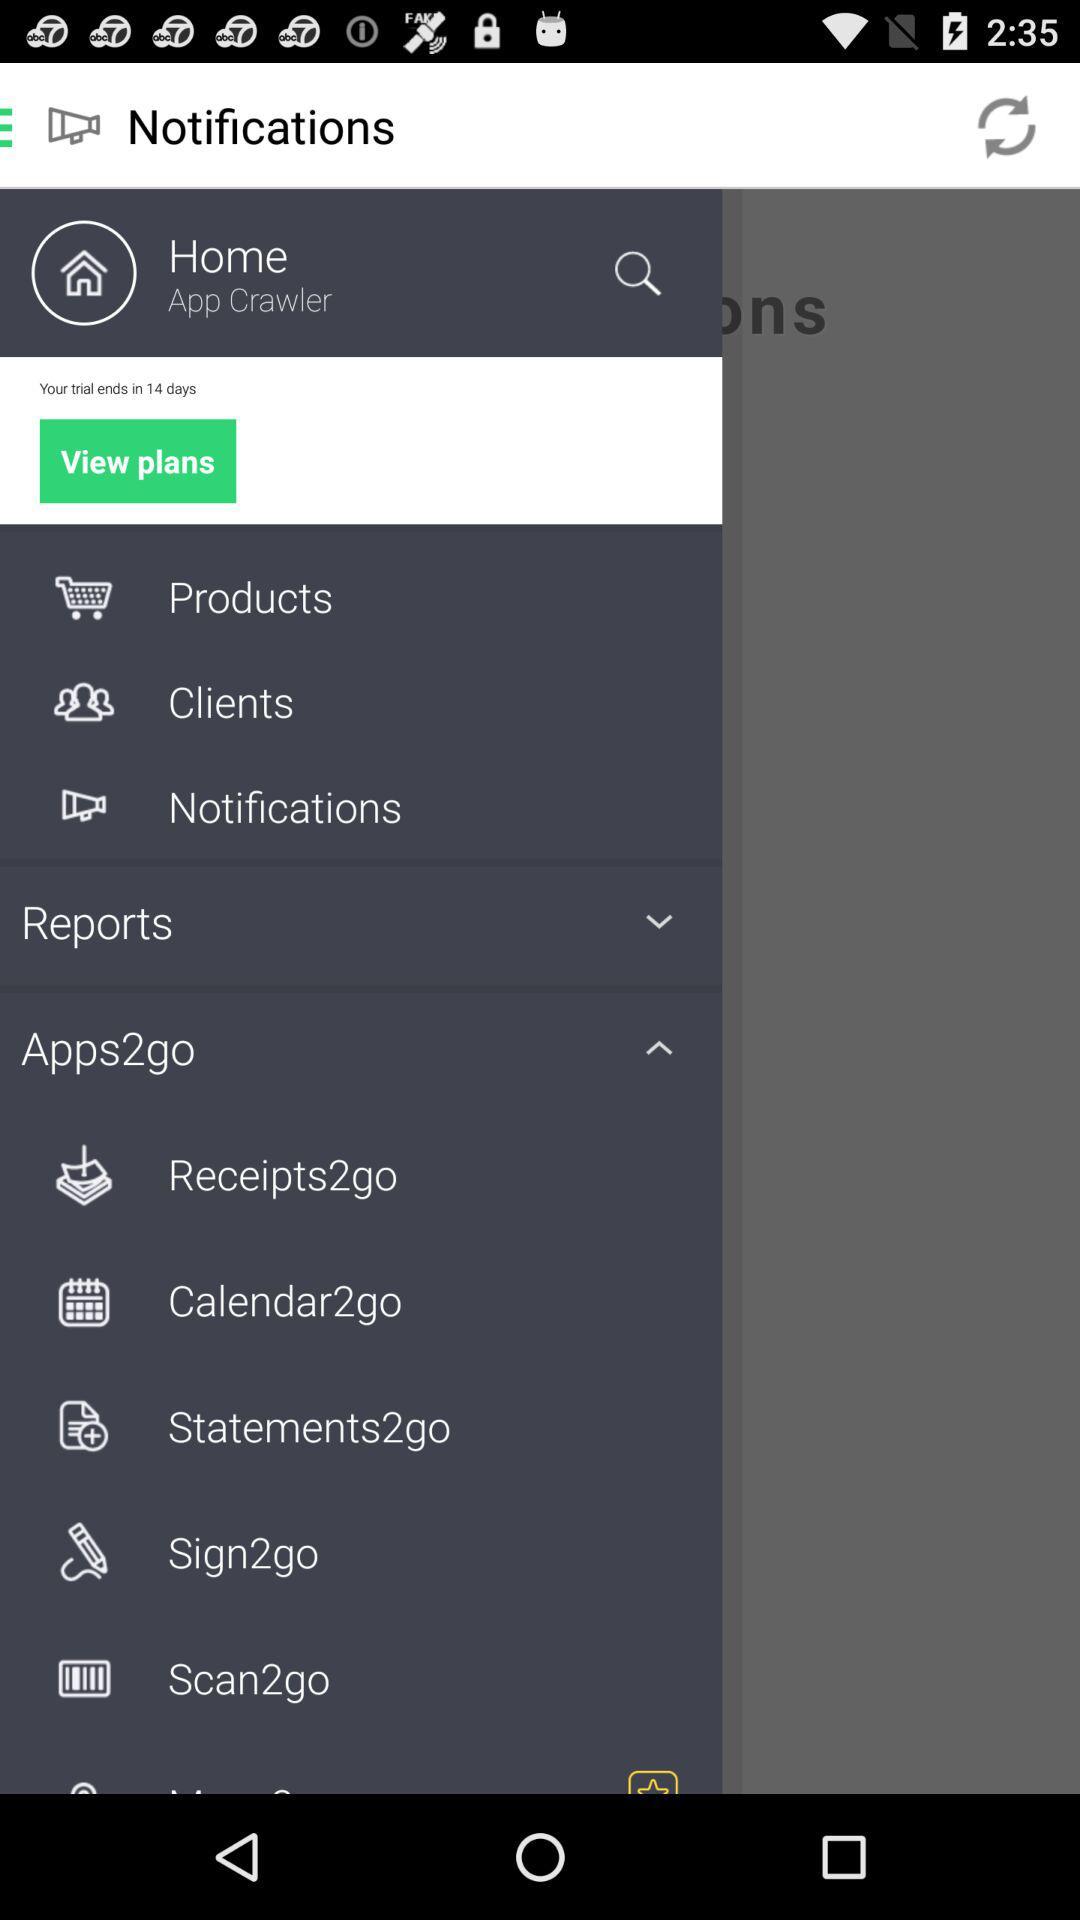  I want to click on the icon below the clients, so click(83, 806).